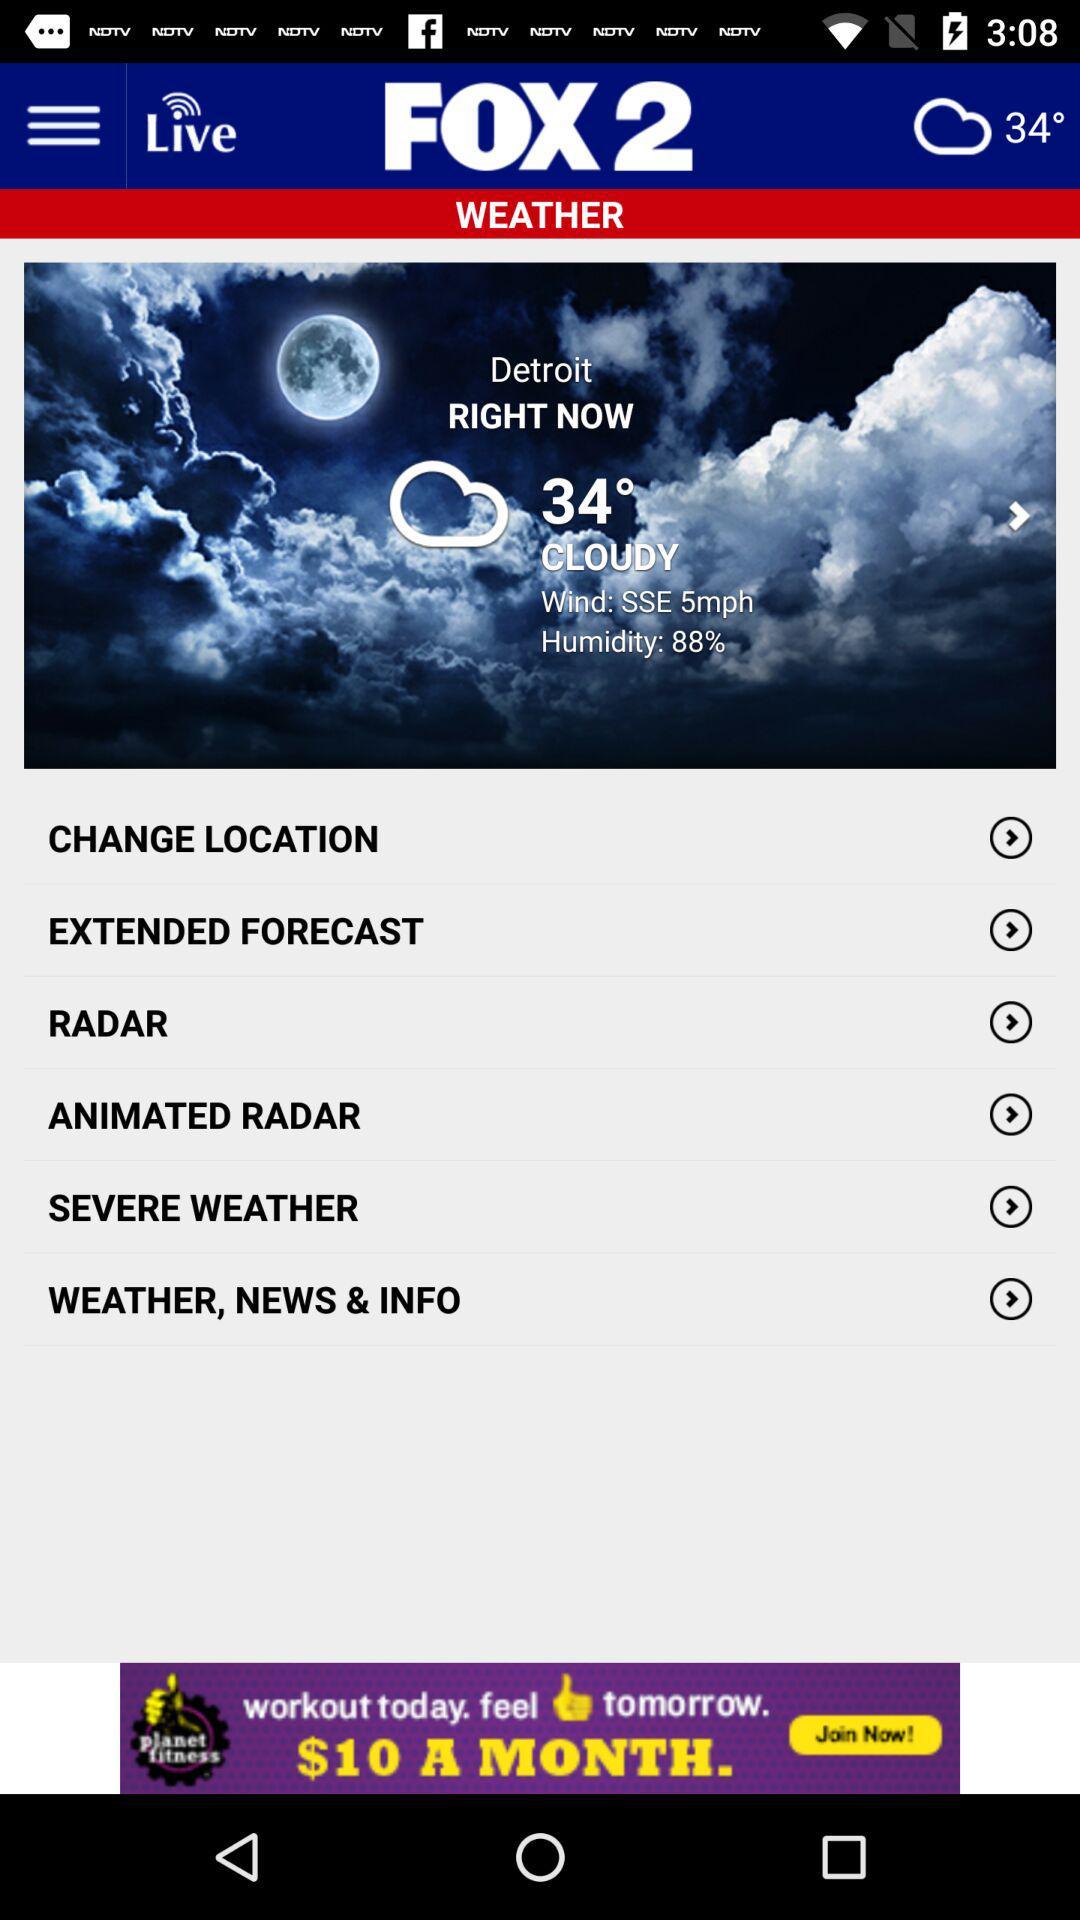 The width and height of the screenshot is (1080, 1920). I want to click on the menu icon, so click(61, 124).